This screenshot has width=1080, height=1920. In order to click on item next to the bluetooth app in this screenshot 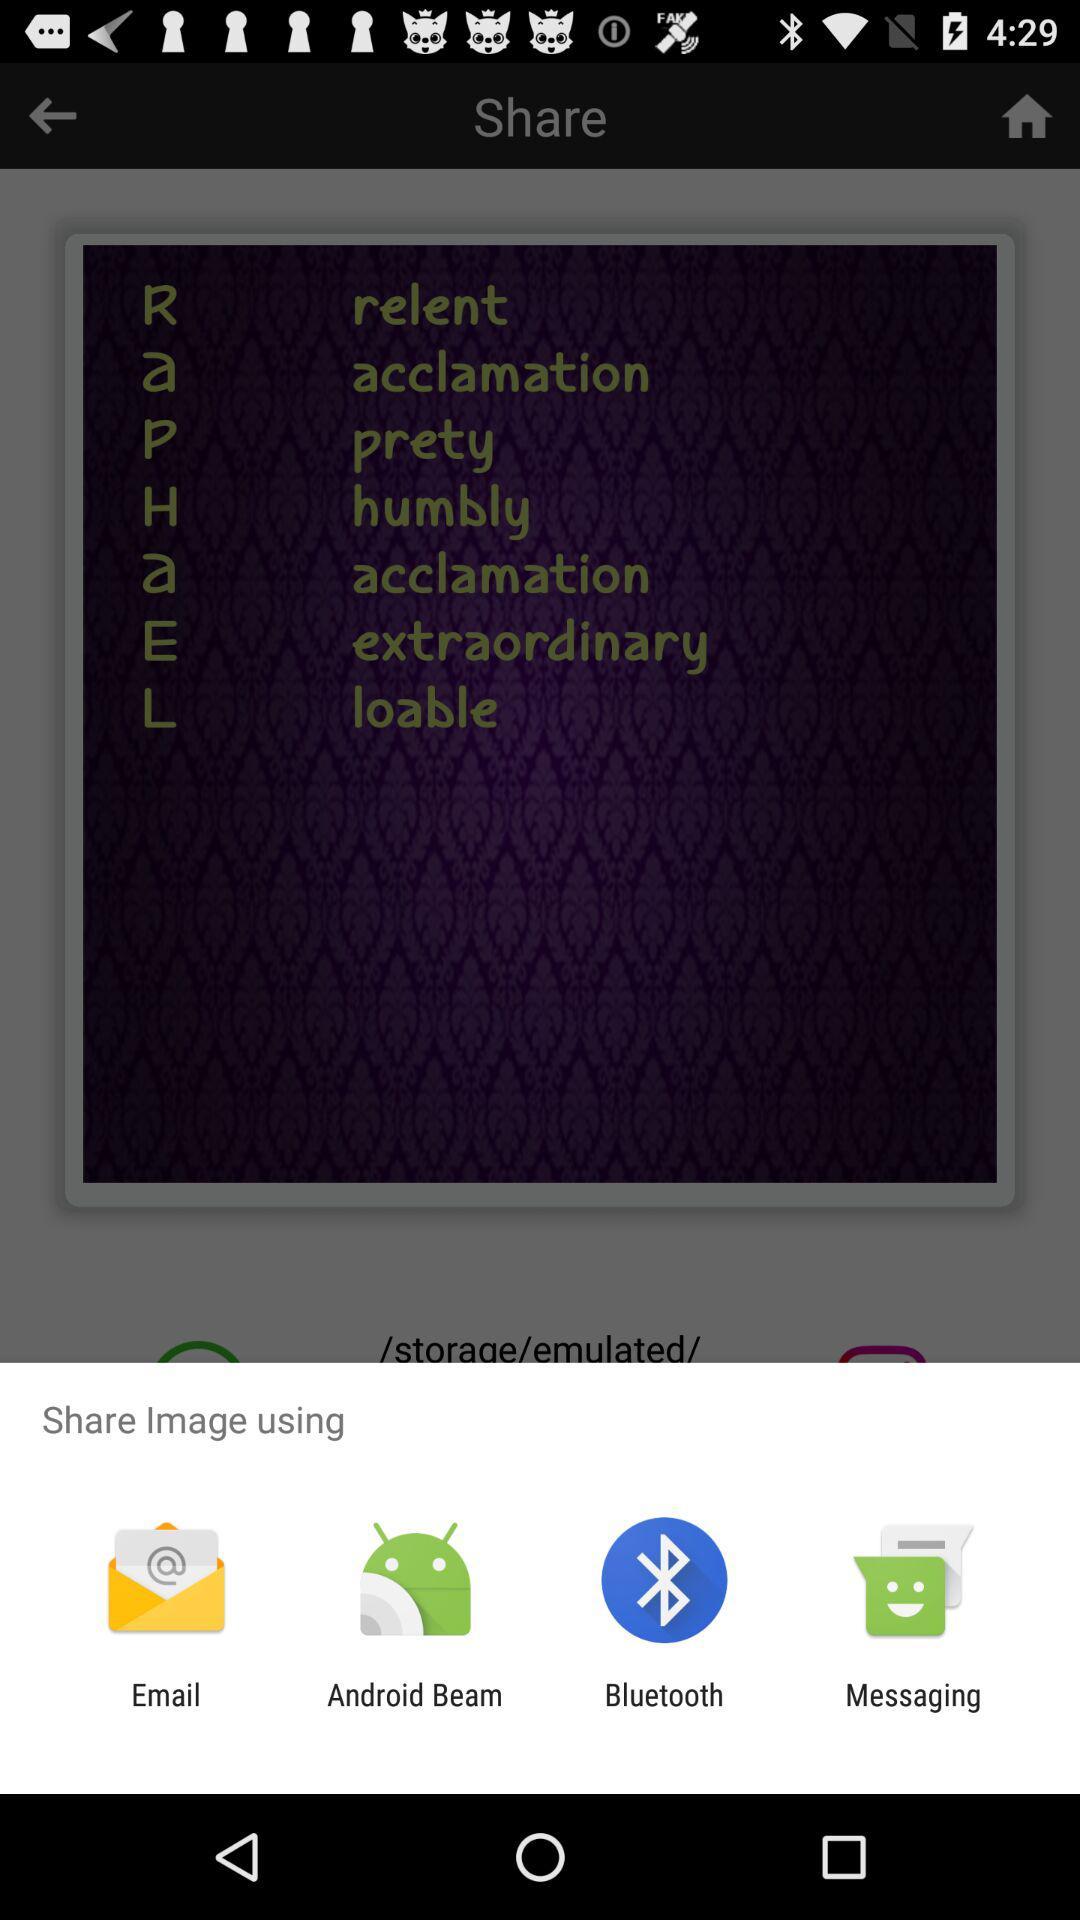, I will do `click(913, 1711)`.